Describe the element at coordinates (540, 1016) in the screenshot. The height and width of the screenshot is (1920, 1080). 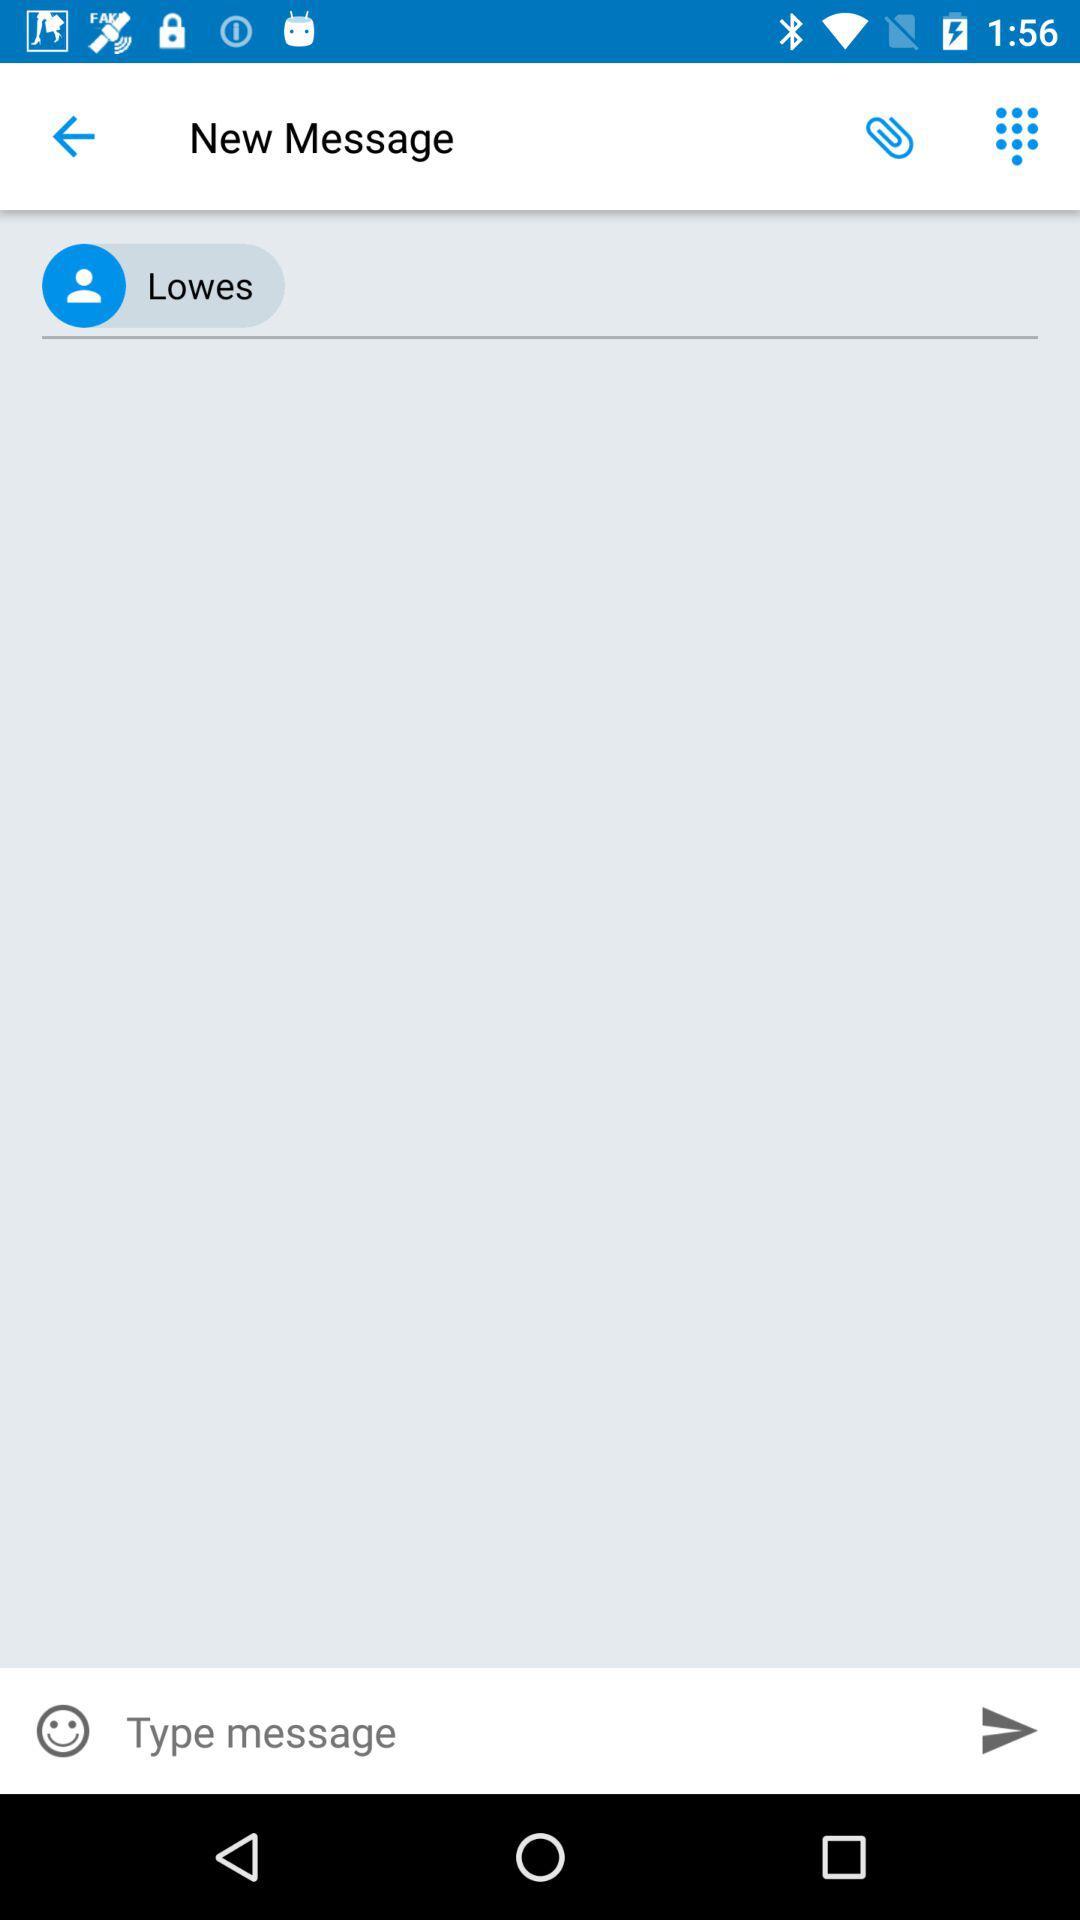
I see `item at the center` at that location.